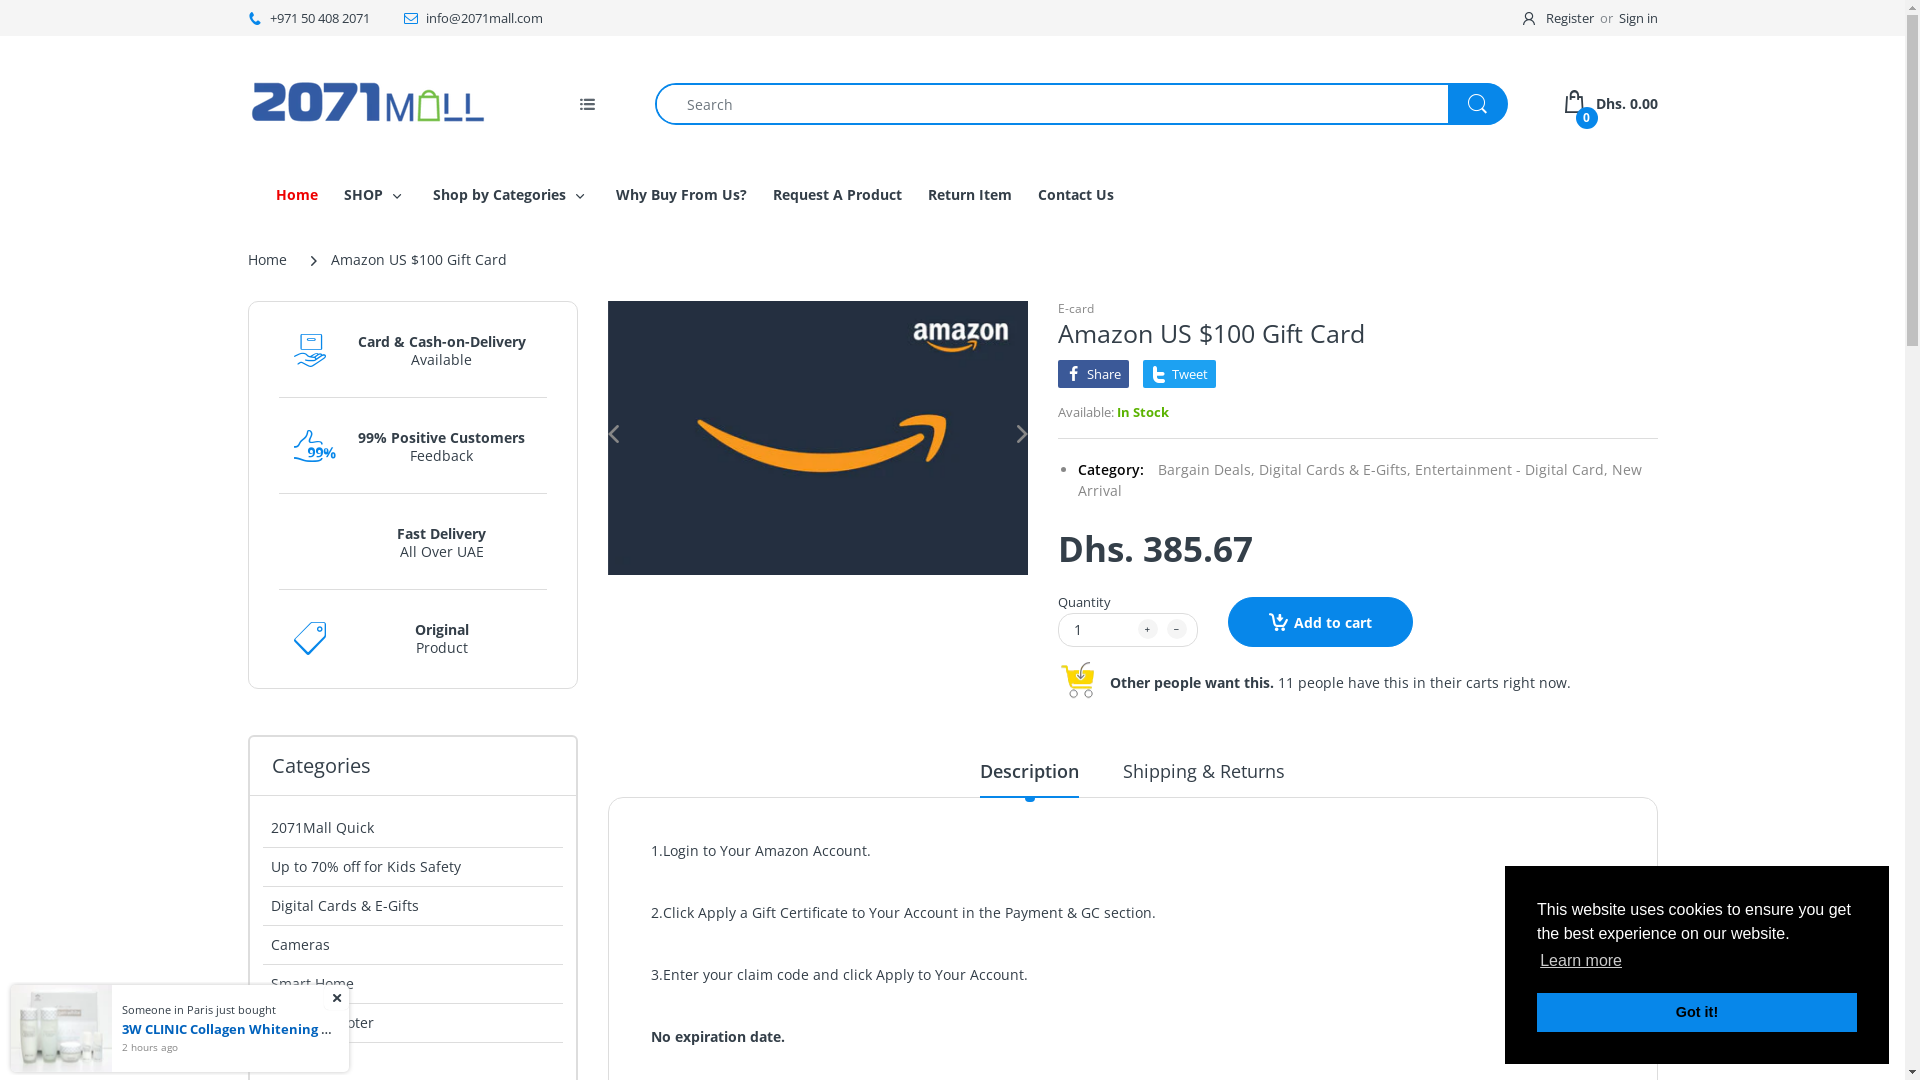 This screenshot has width=1920, height=1080. I want to click on '0, so click(1611, 104).